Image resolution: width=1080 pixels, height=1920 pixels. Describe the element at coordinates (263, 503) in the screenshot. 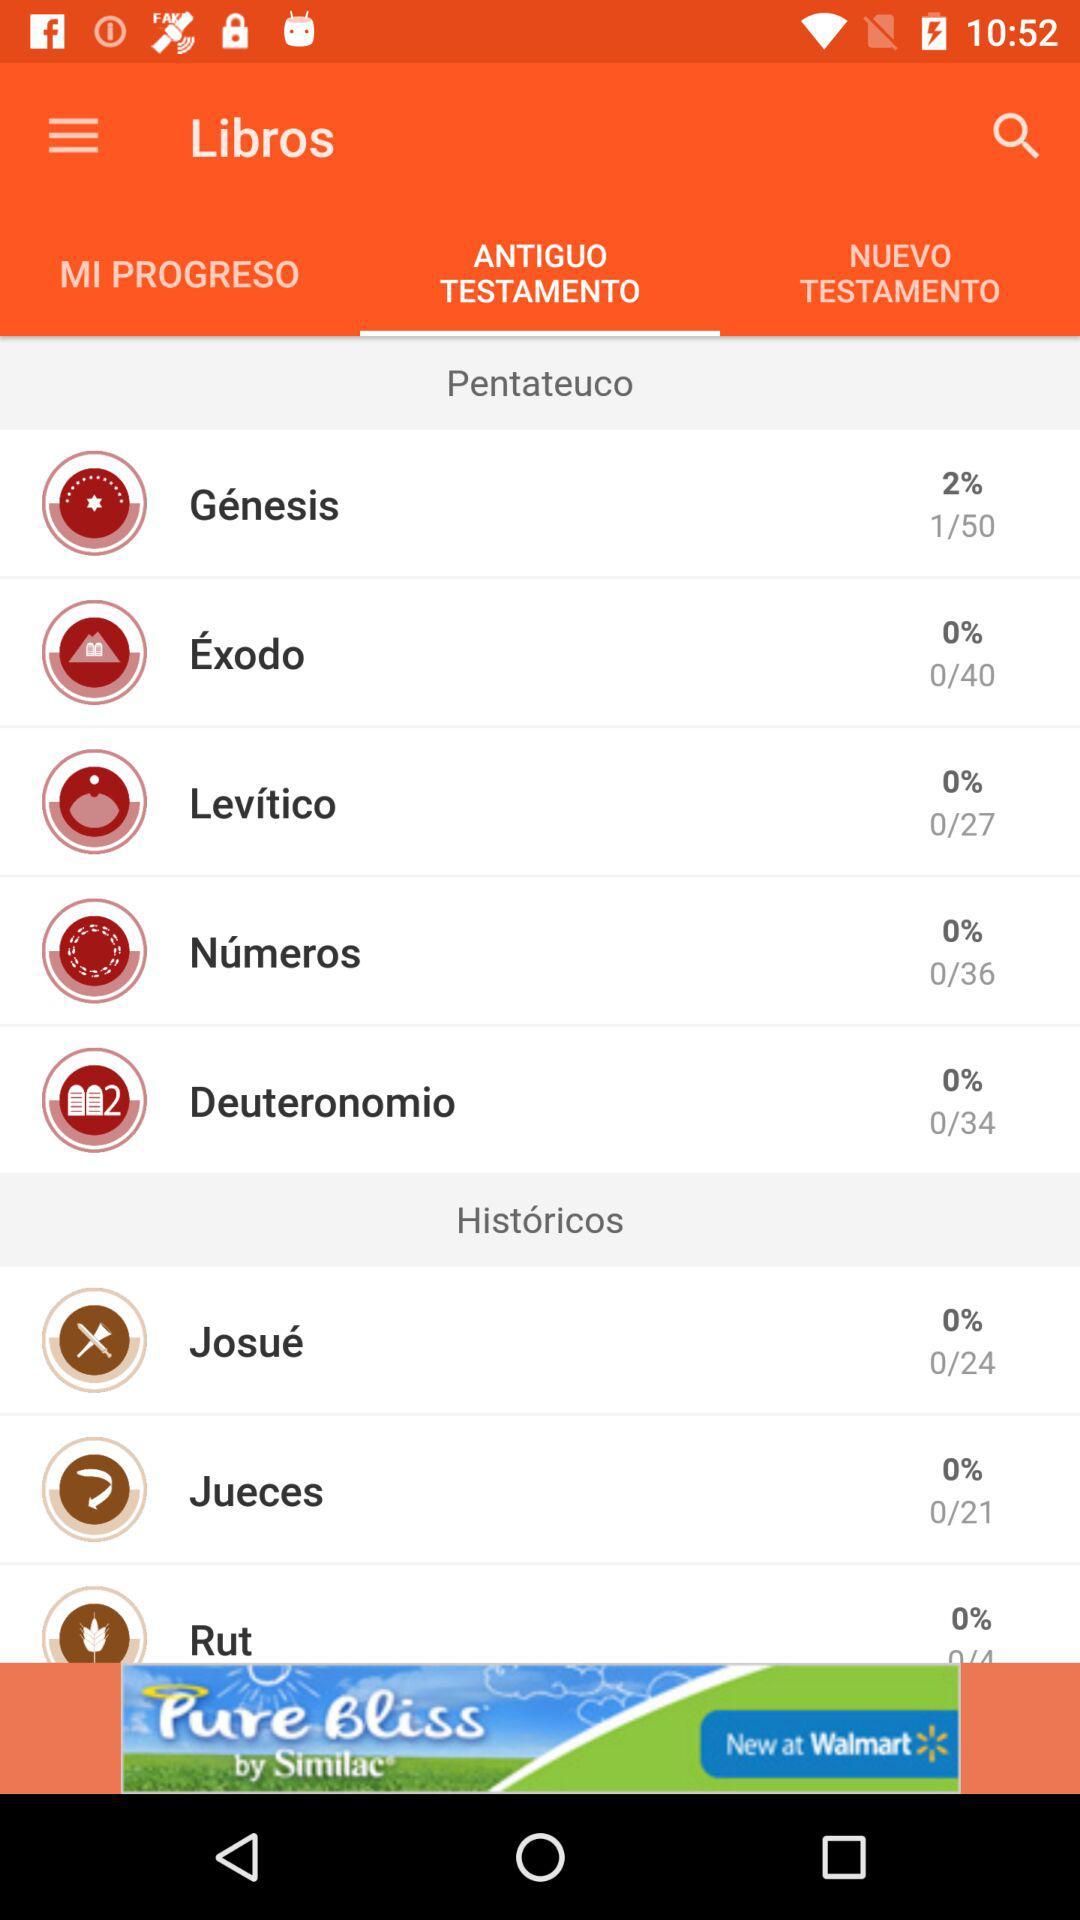

I see `the item to the left of the 1/50` at that location.